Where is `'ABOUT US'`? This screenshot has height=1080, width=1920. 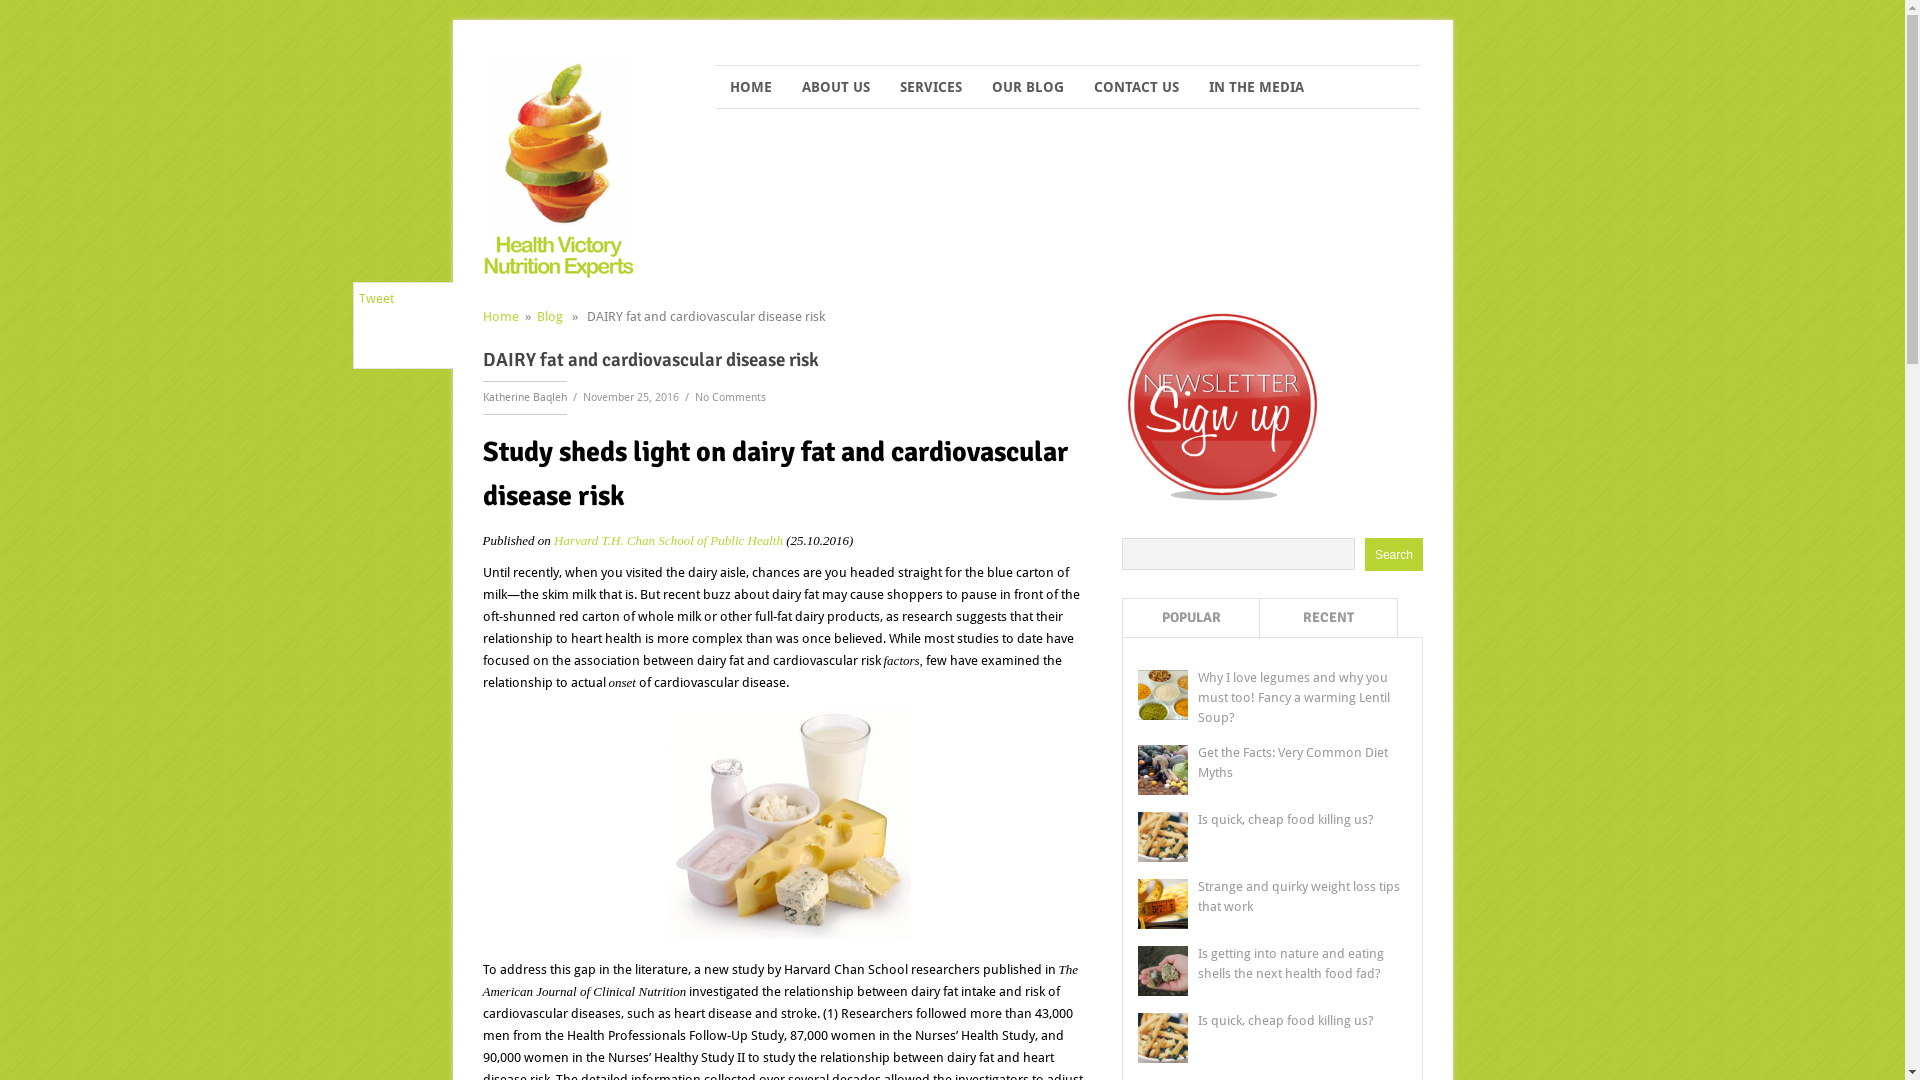
'ABOUT US' is located at coordinates (835, 86).